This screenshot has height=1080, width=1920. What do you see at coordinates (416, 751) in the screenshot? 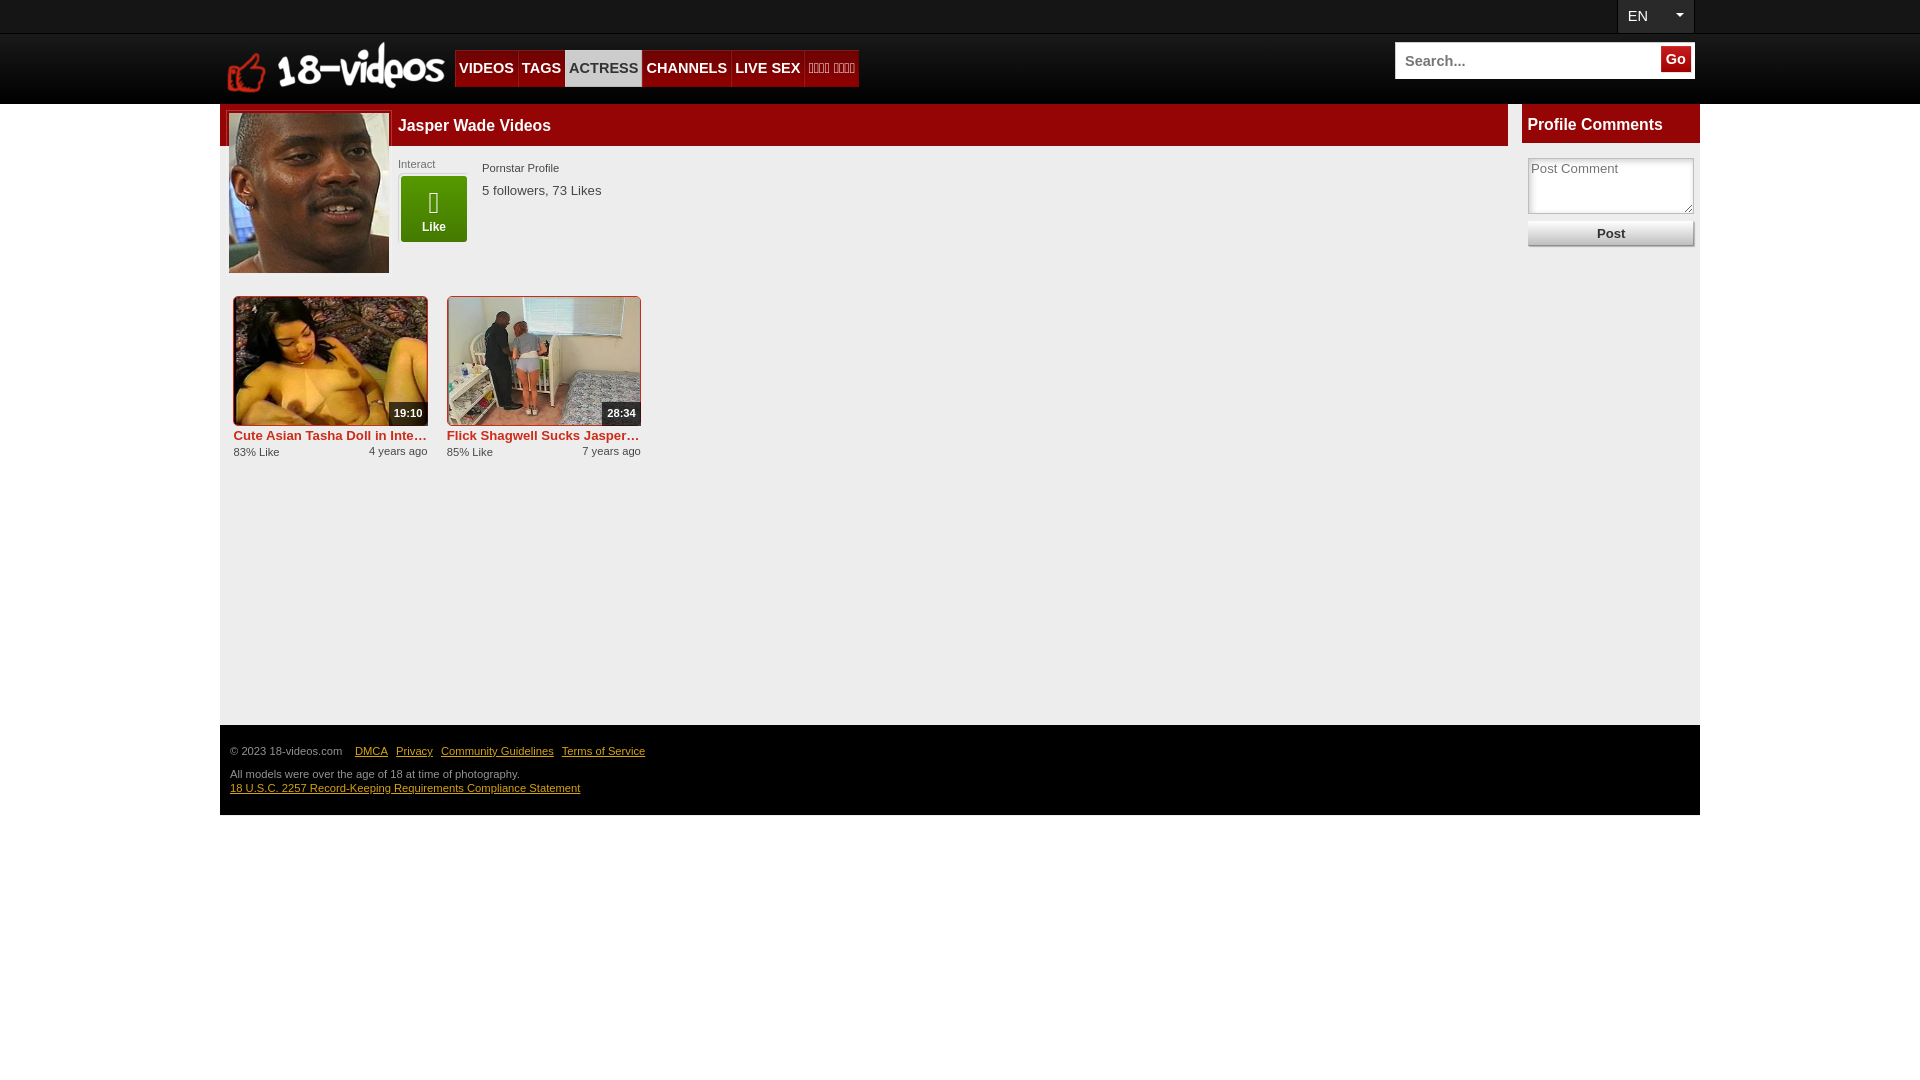
I see `'Privacy'` at bounding box center [416, 751].